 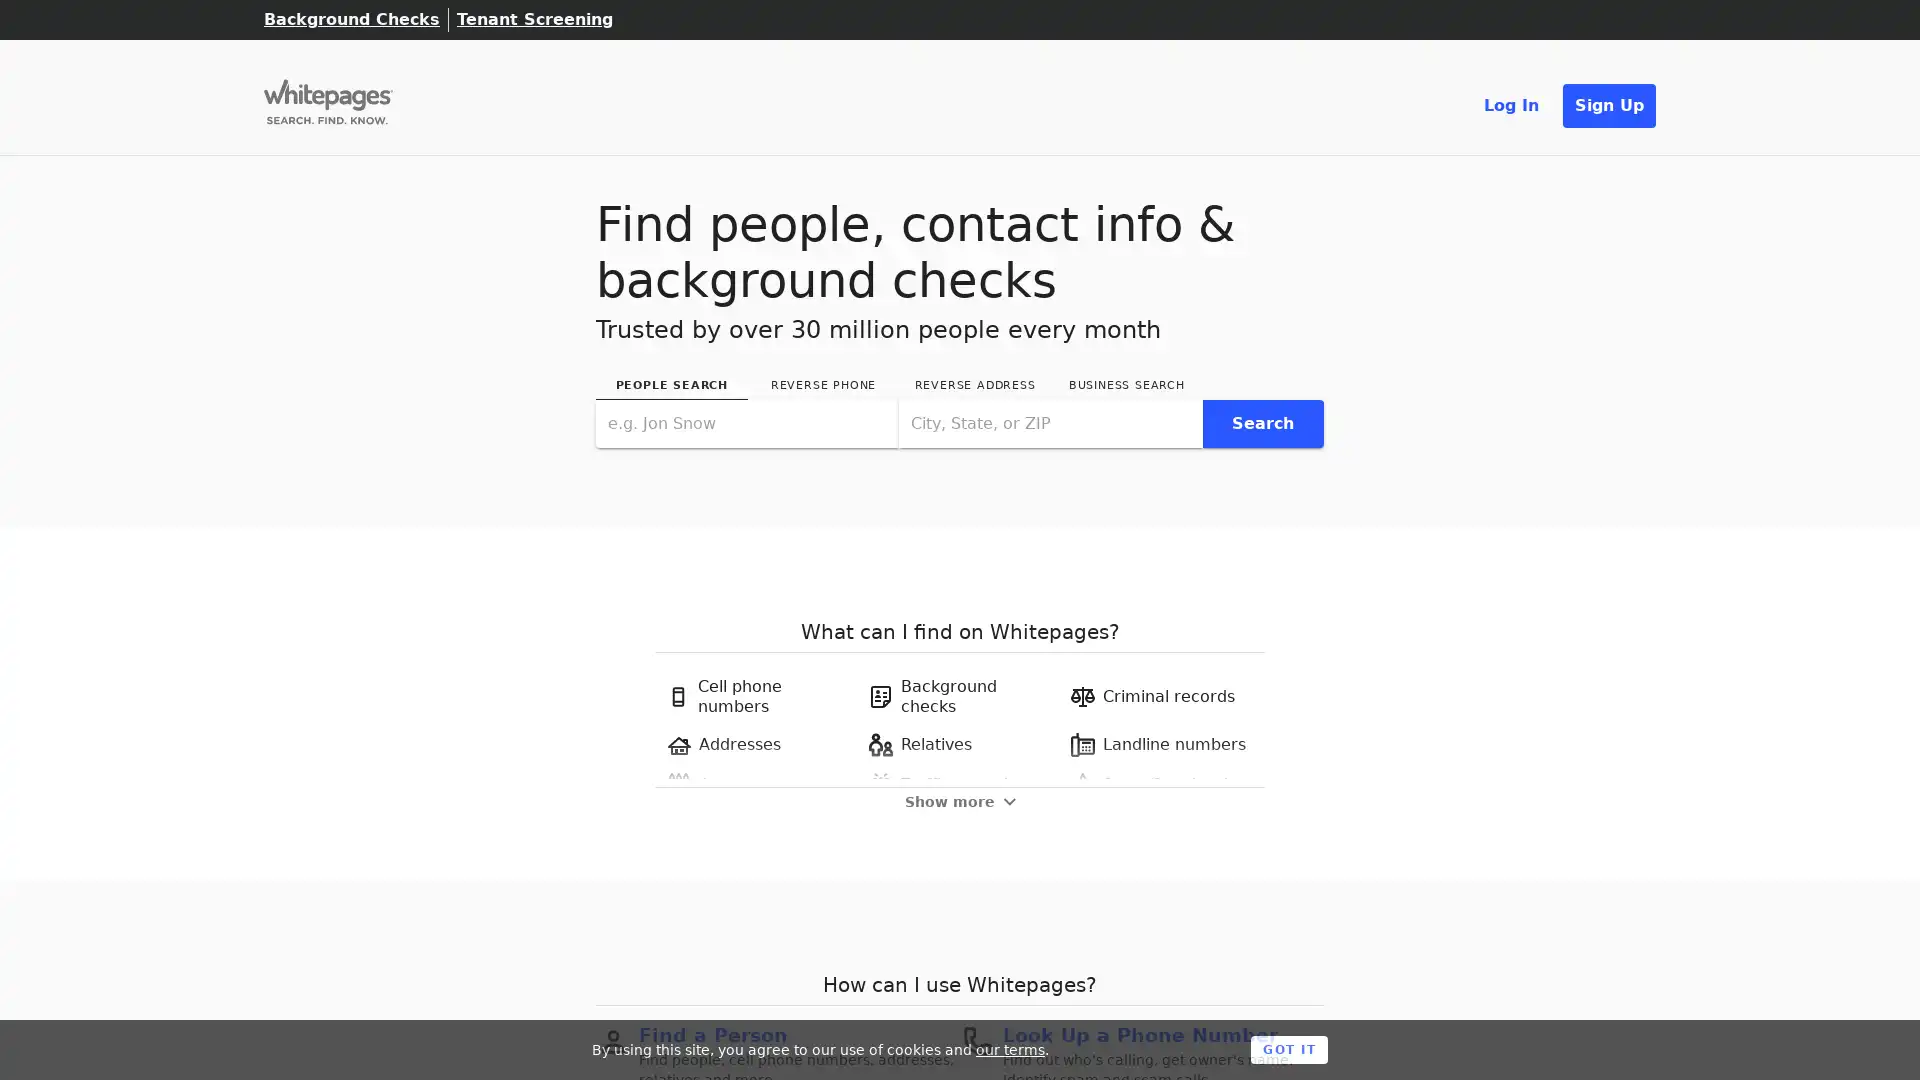 I want to click on Show more, so click(x=958, y=800).